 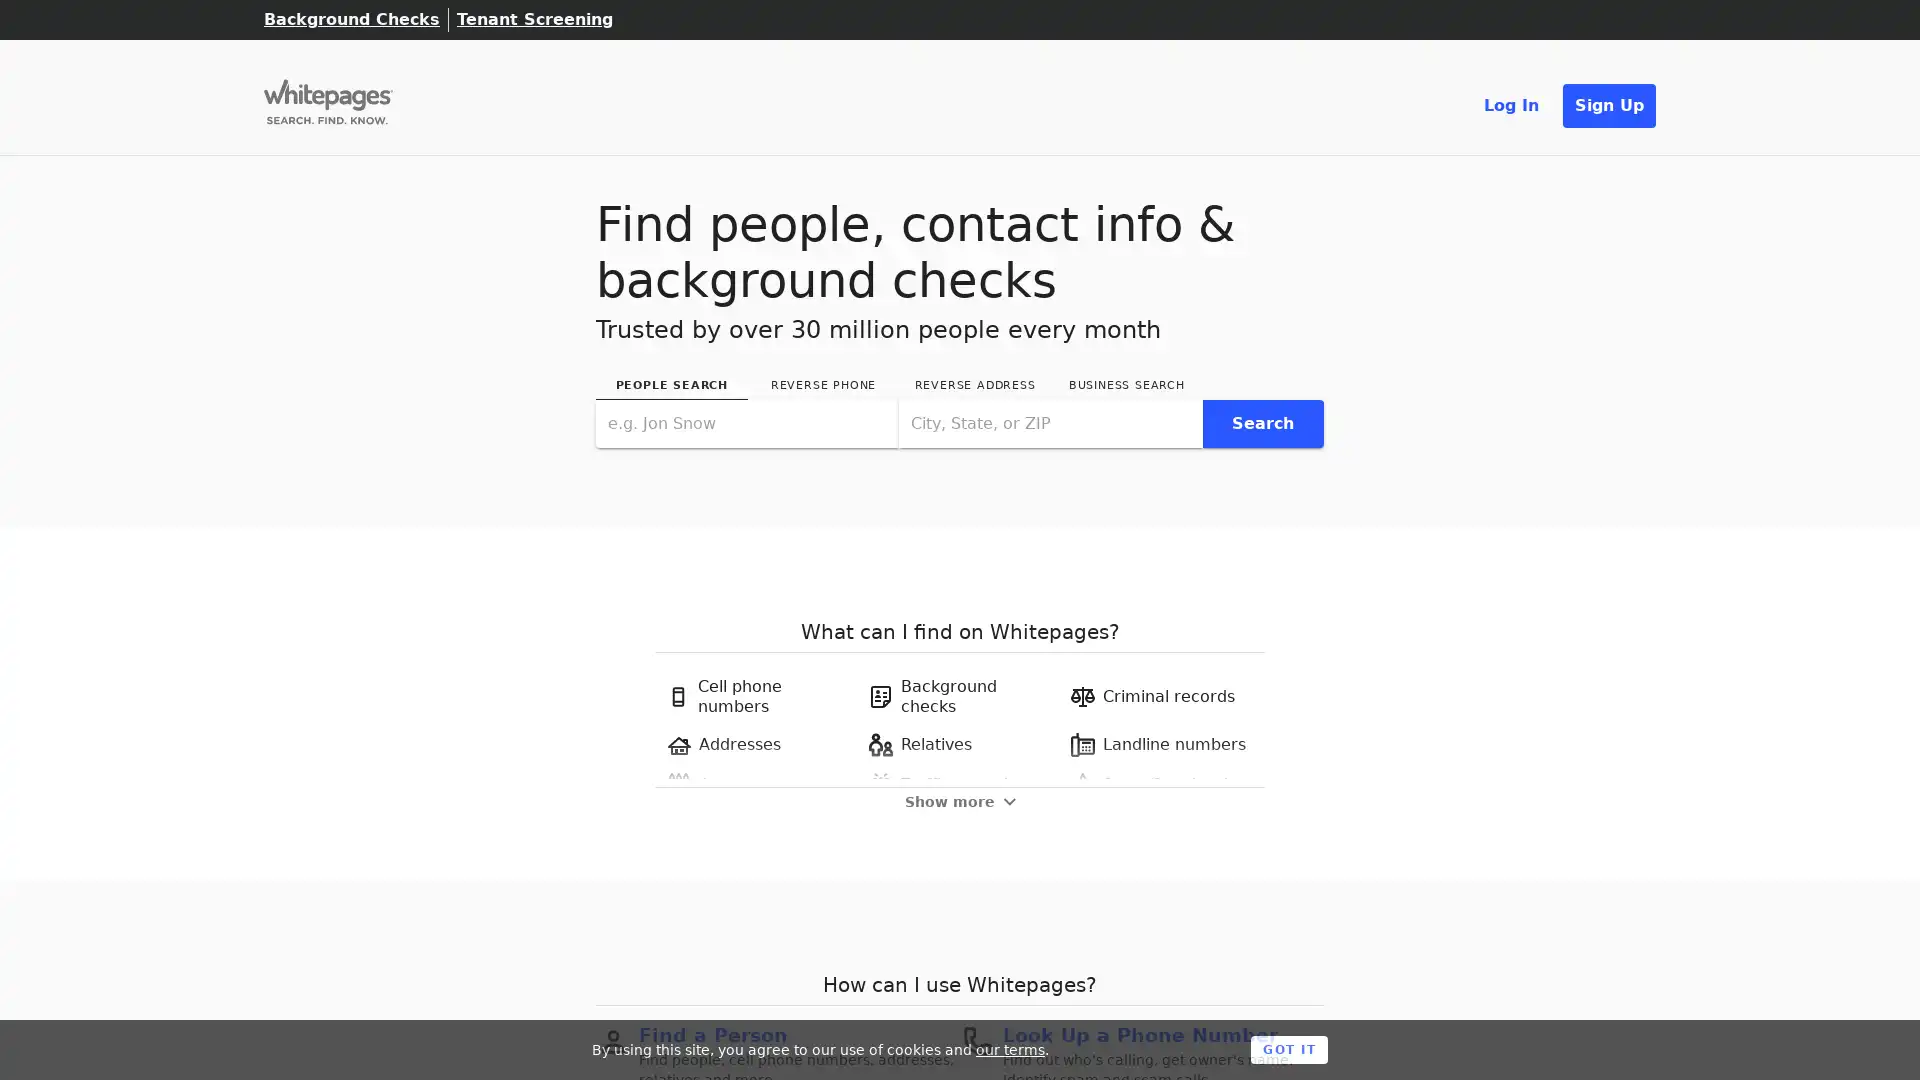 I want to click on Show more, so click(x=958, y=800).